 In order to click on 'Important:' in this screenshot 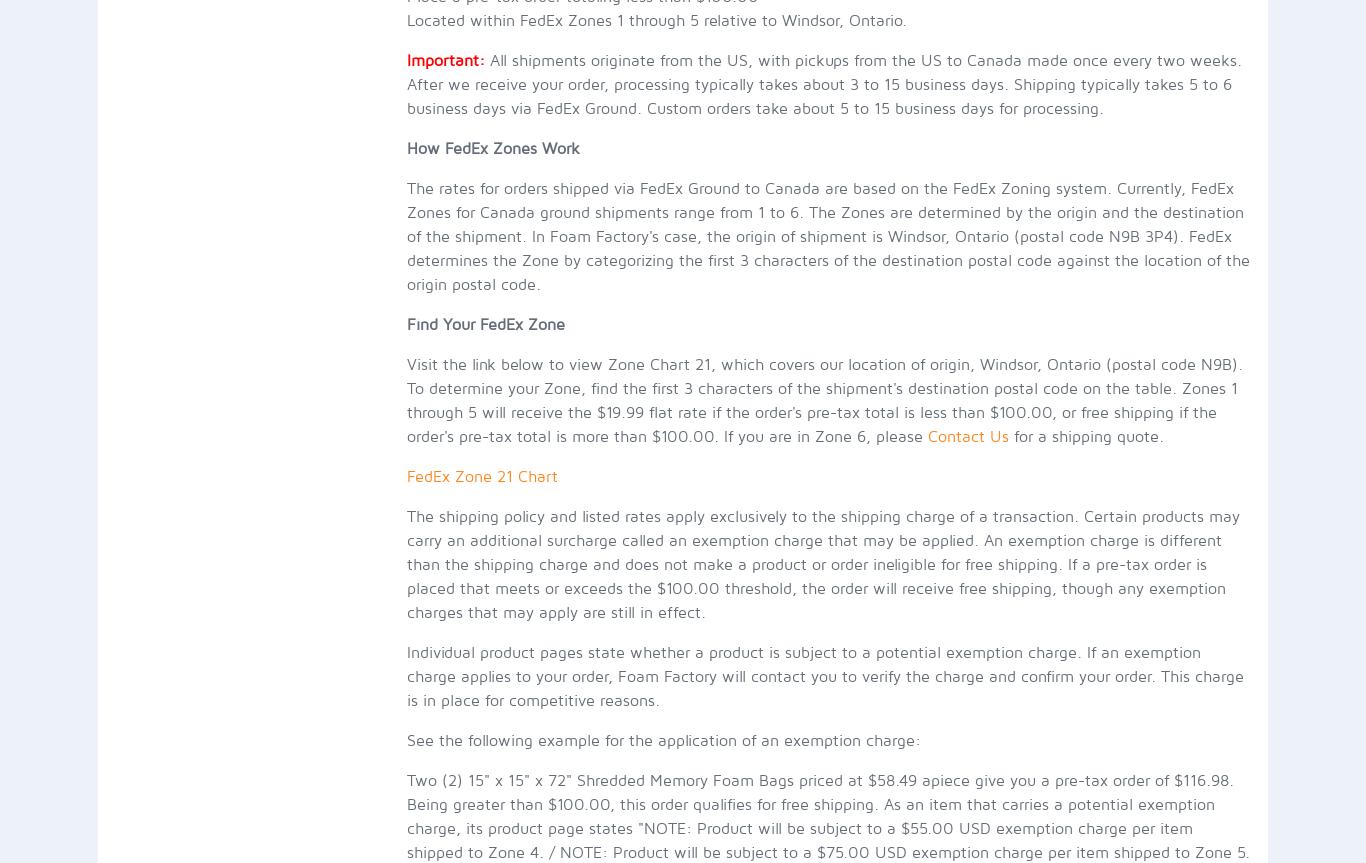, I will do `click(444, 59)`.